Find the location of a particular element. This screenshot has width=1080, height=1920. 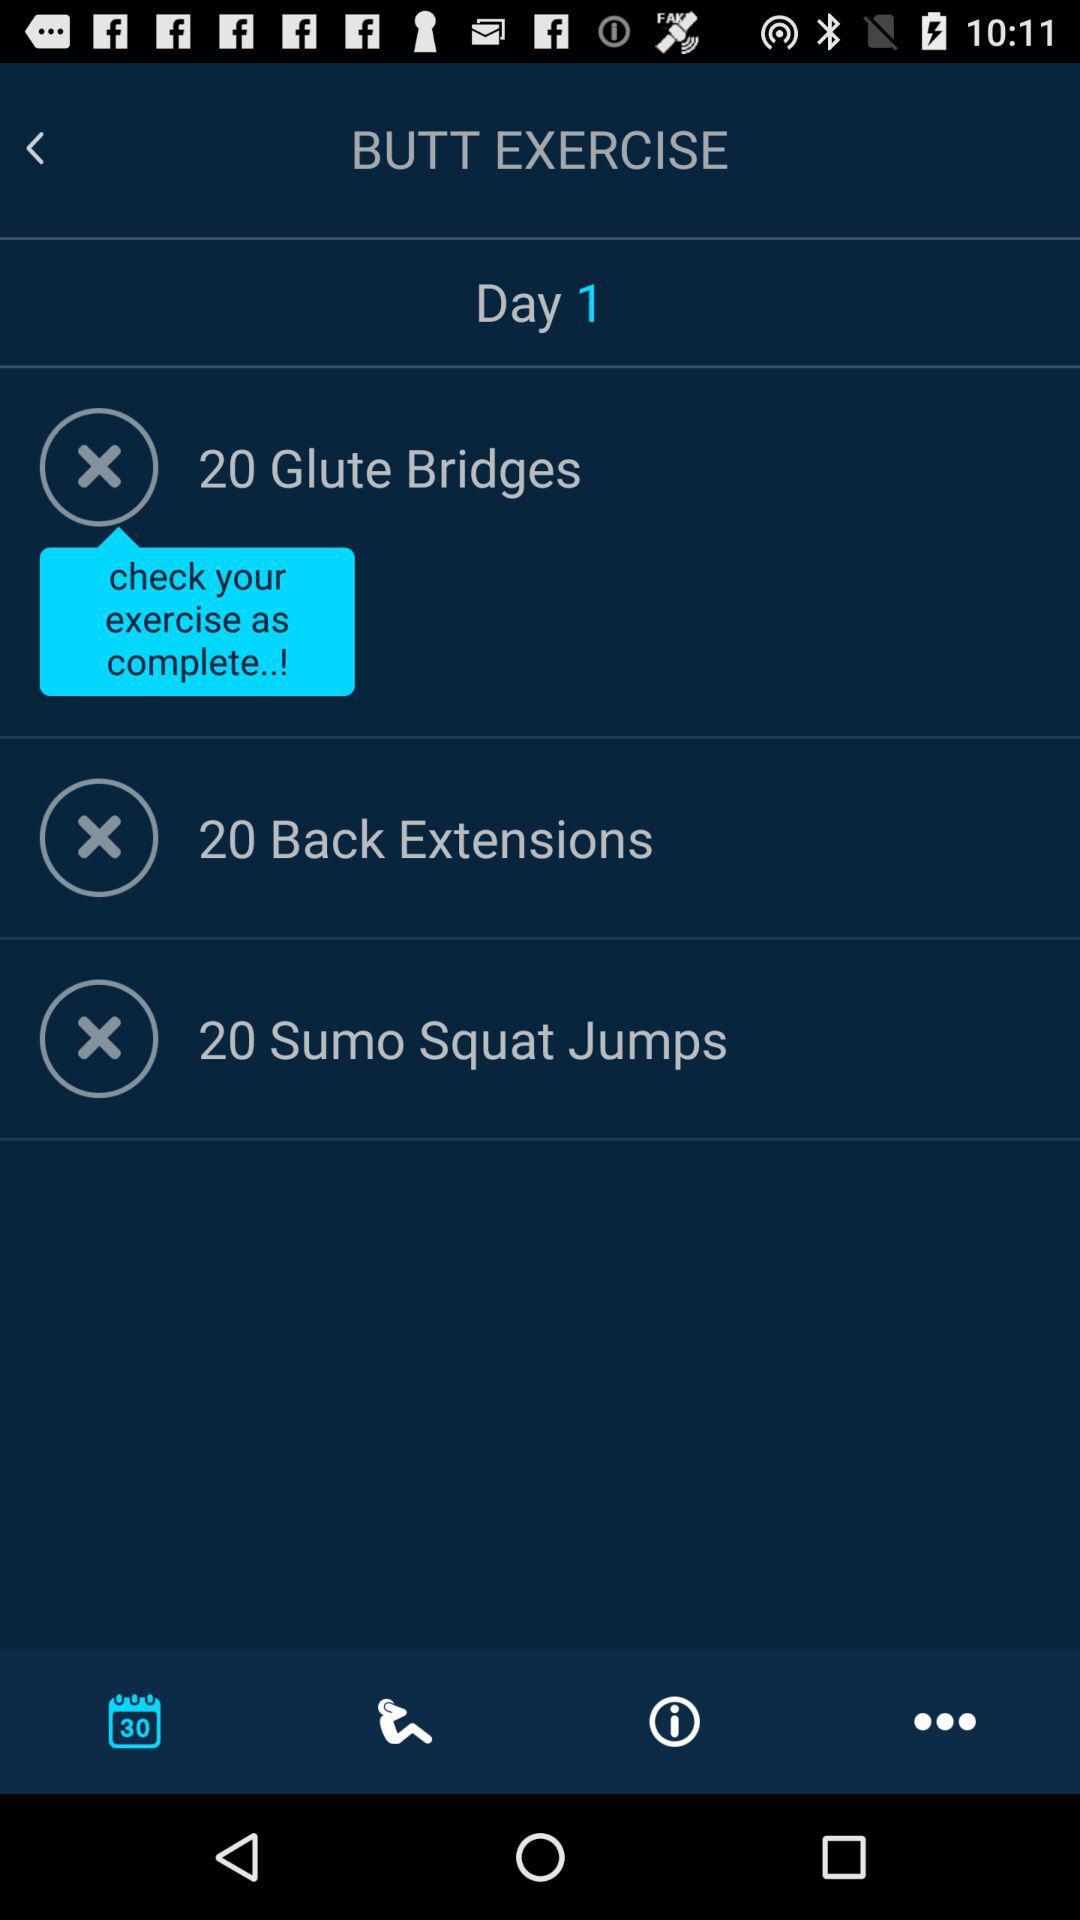

closes the workout is located at coordinates (99, 837).